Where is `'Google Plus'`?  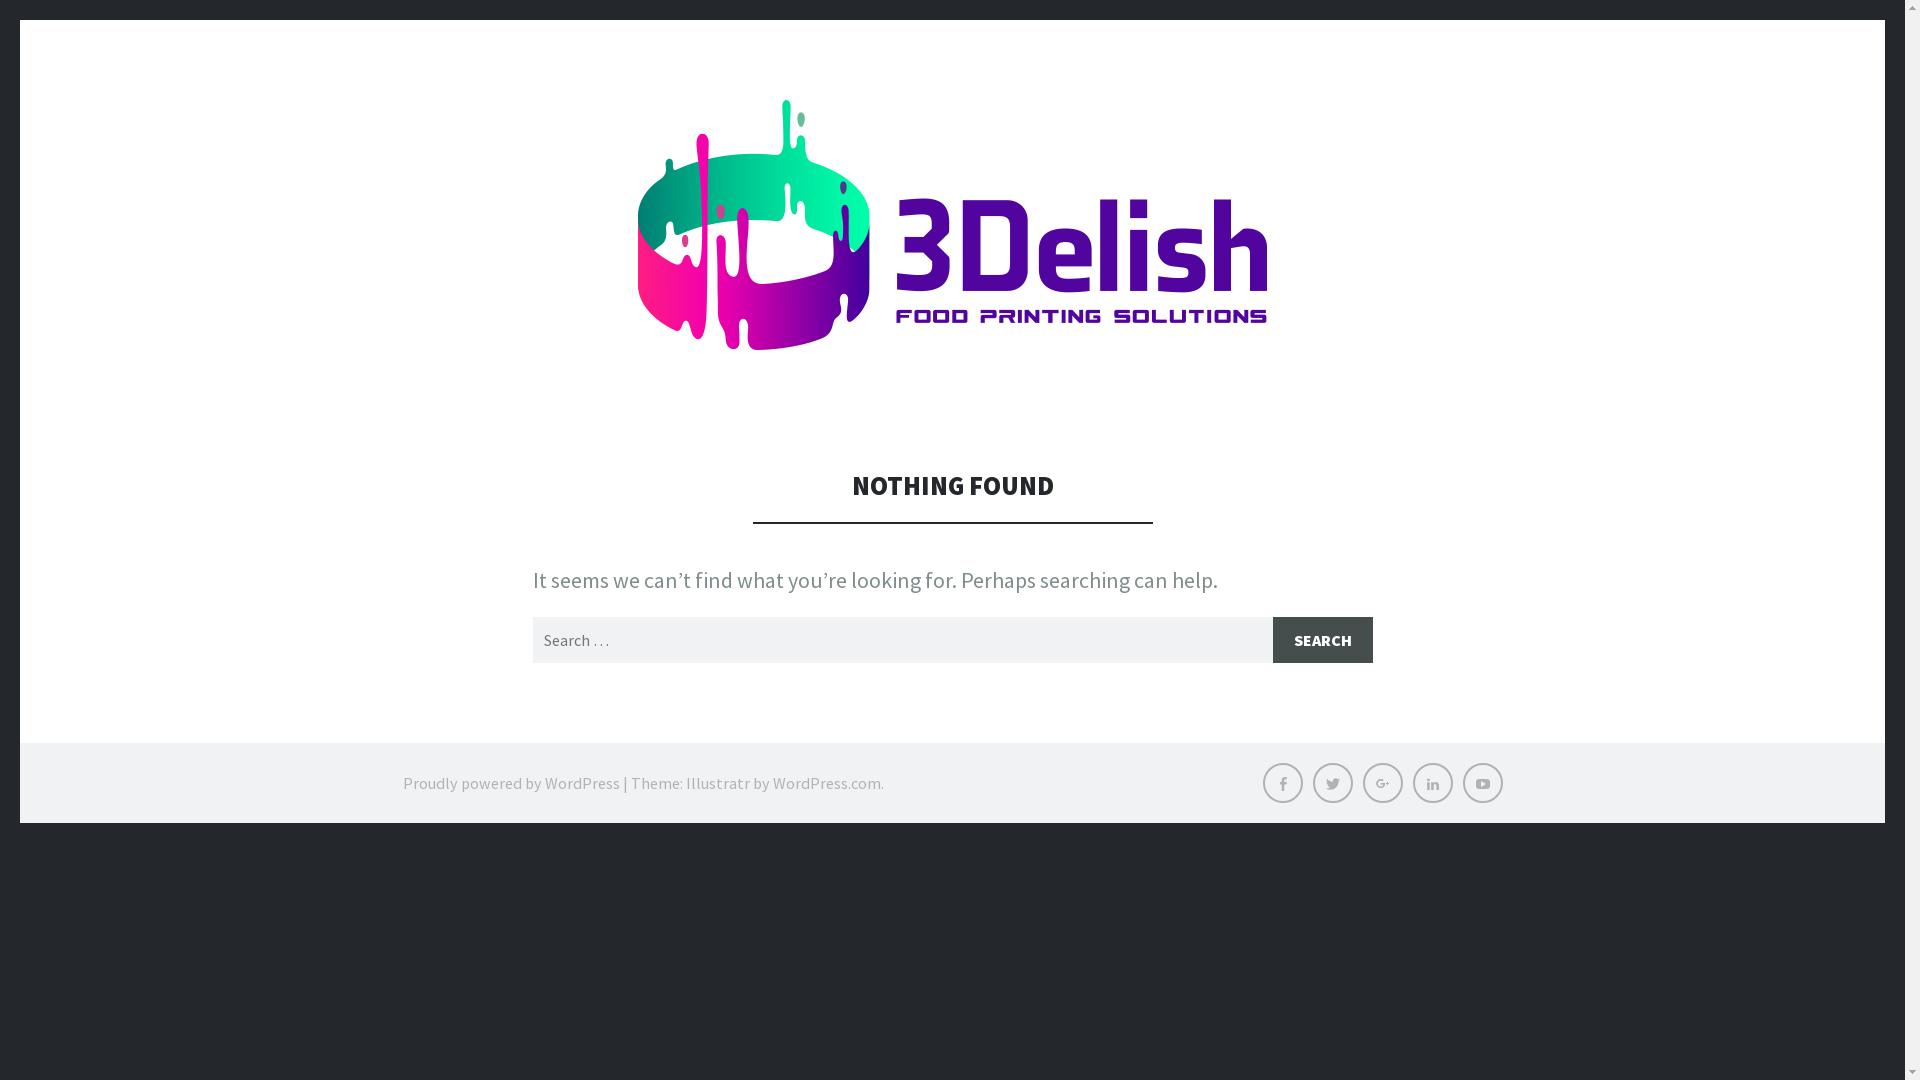
'Google Plus' is located at coordinates (1381, 782).